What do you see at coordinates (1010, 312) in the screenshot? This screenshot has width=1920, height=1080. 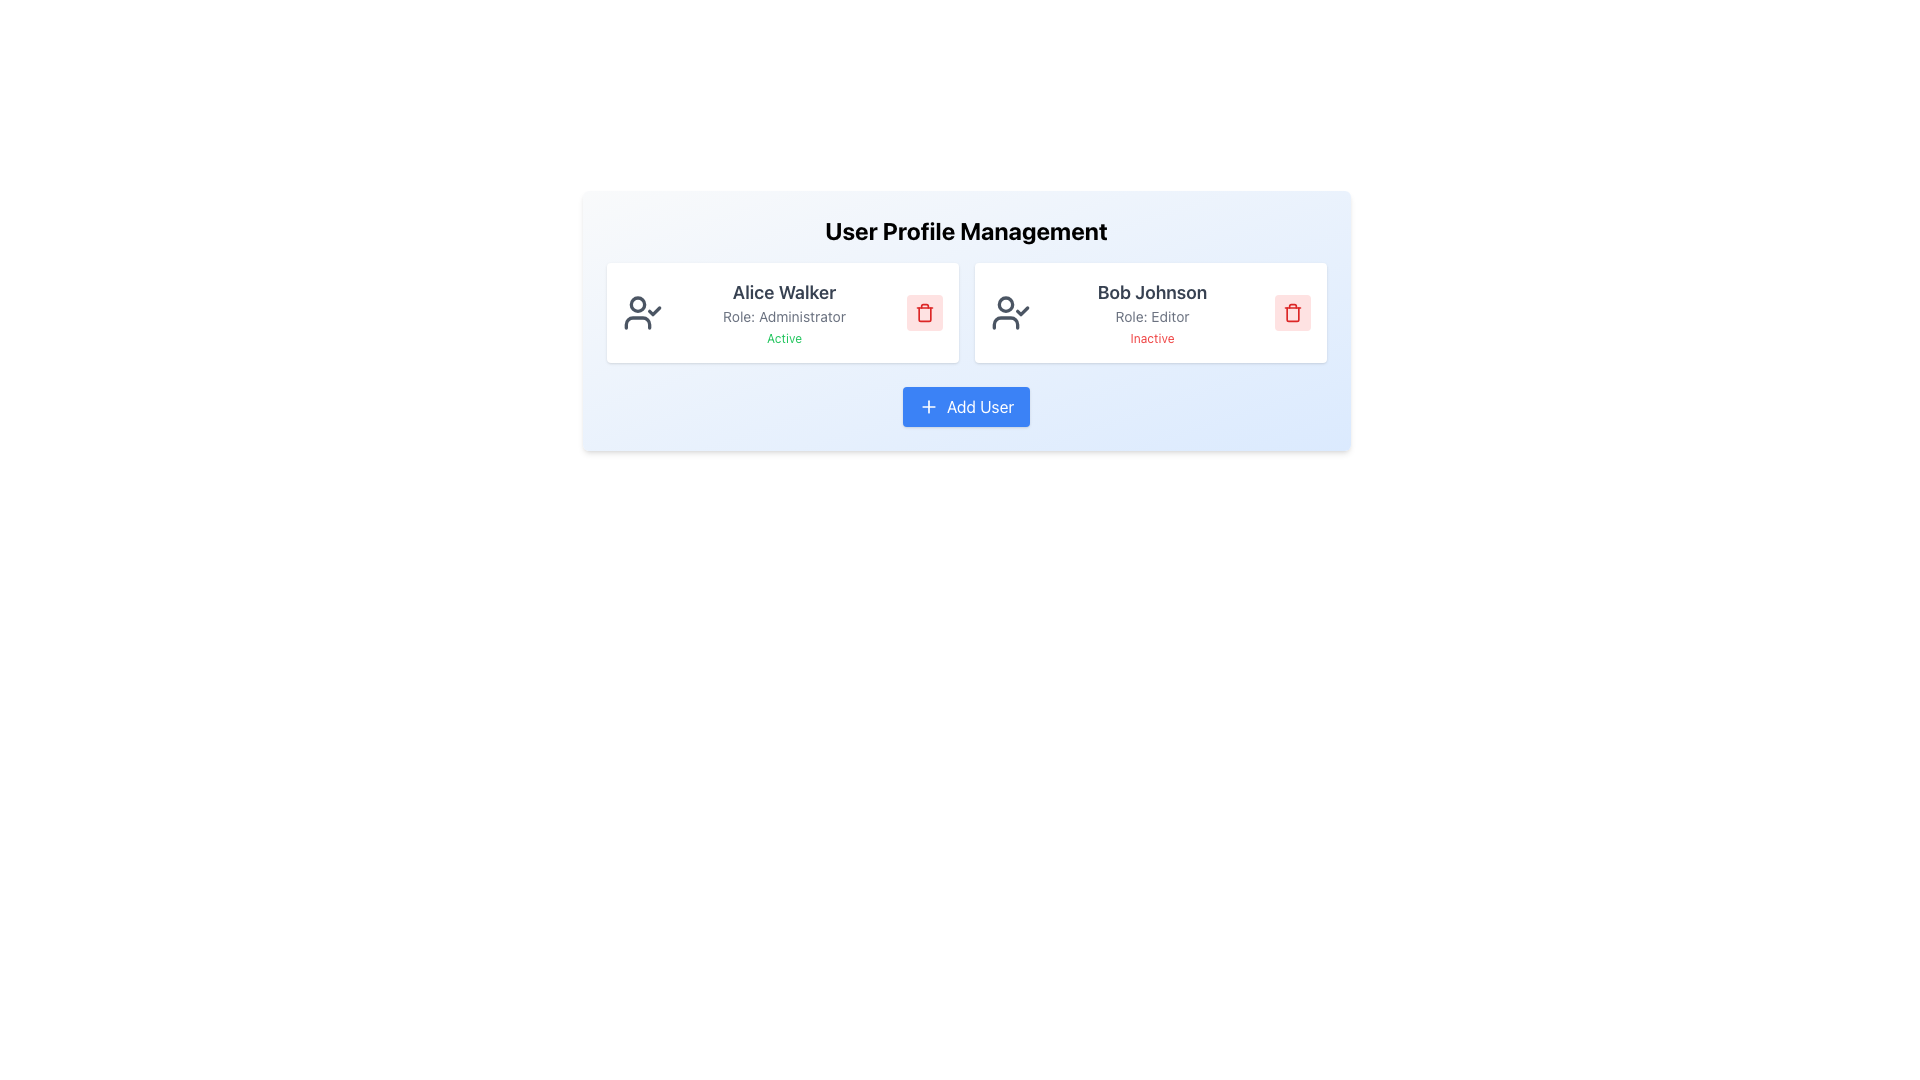 I see `the user icon with a checkmark, which is located to the left of the text 'Bob Johnson Role: Editor Inactive', situated above the 'Add User' button` at bounding box center [1010, 312].